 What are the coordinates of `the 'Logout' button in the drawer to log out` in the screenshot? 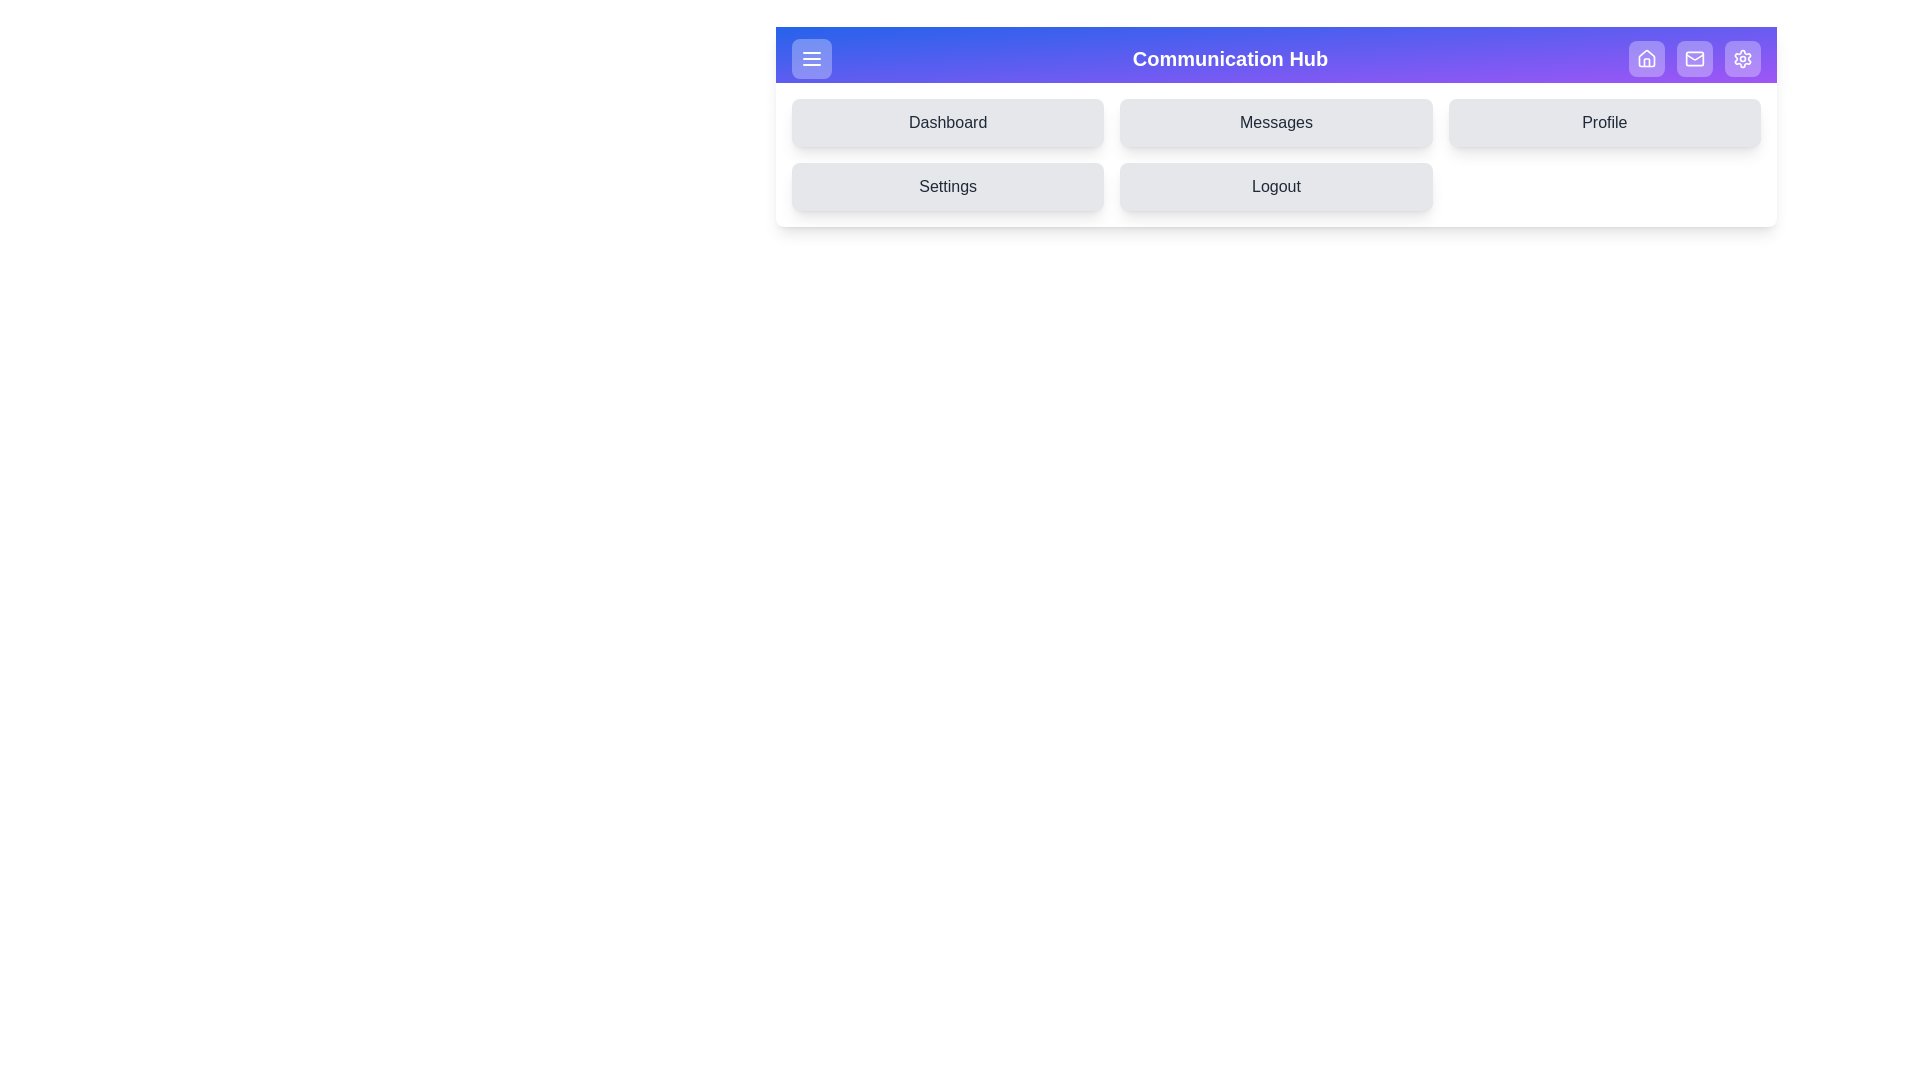 It's located at (1275, 186).